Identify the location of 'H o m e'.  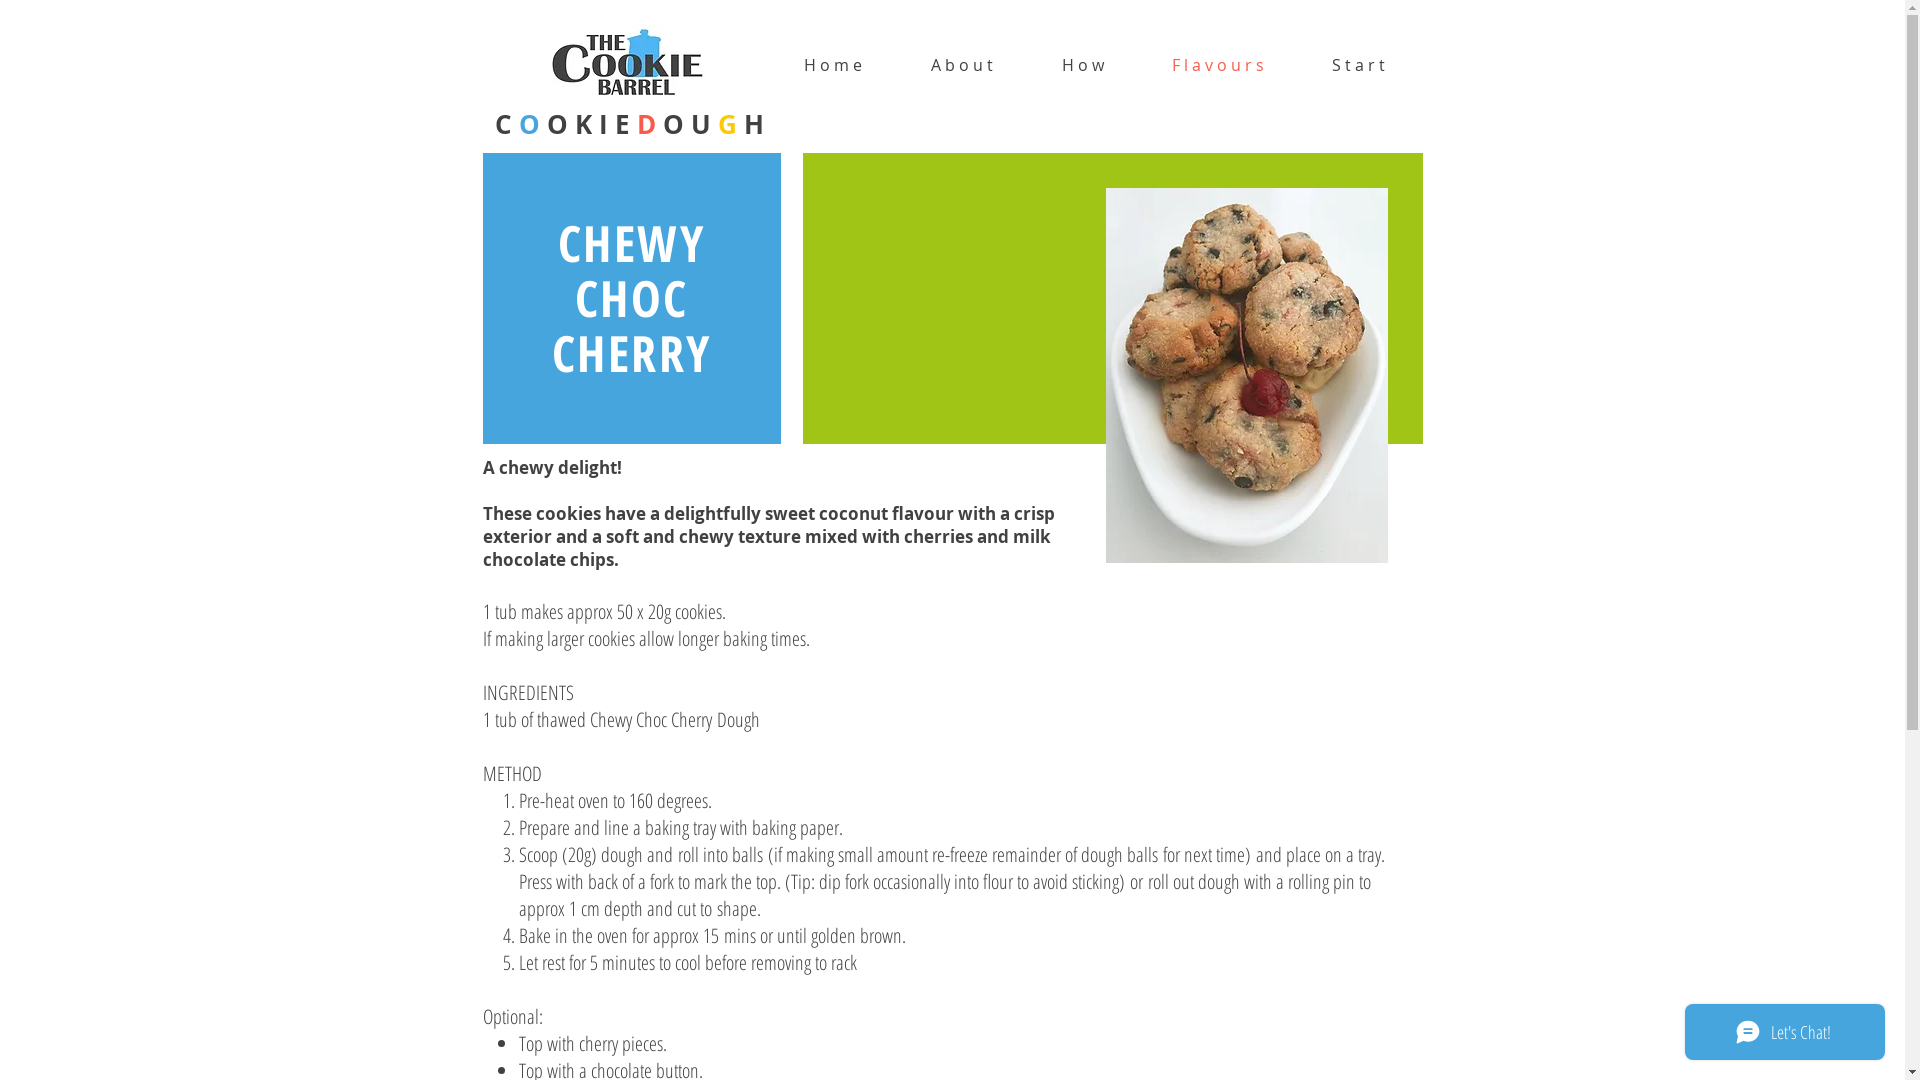
(833, 64).